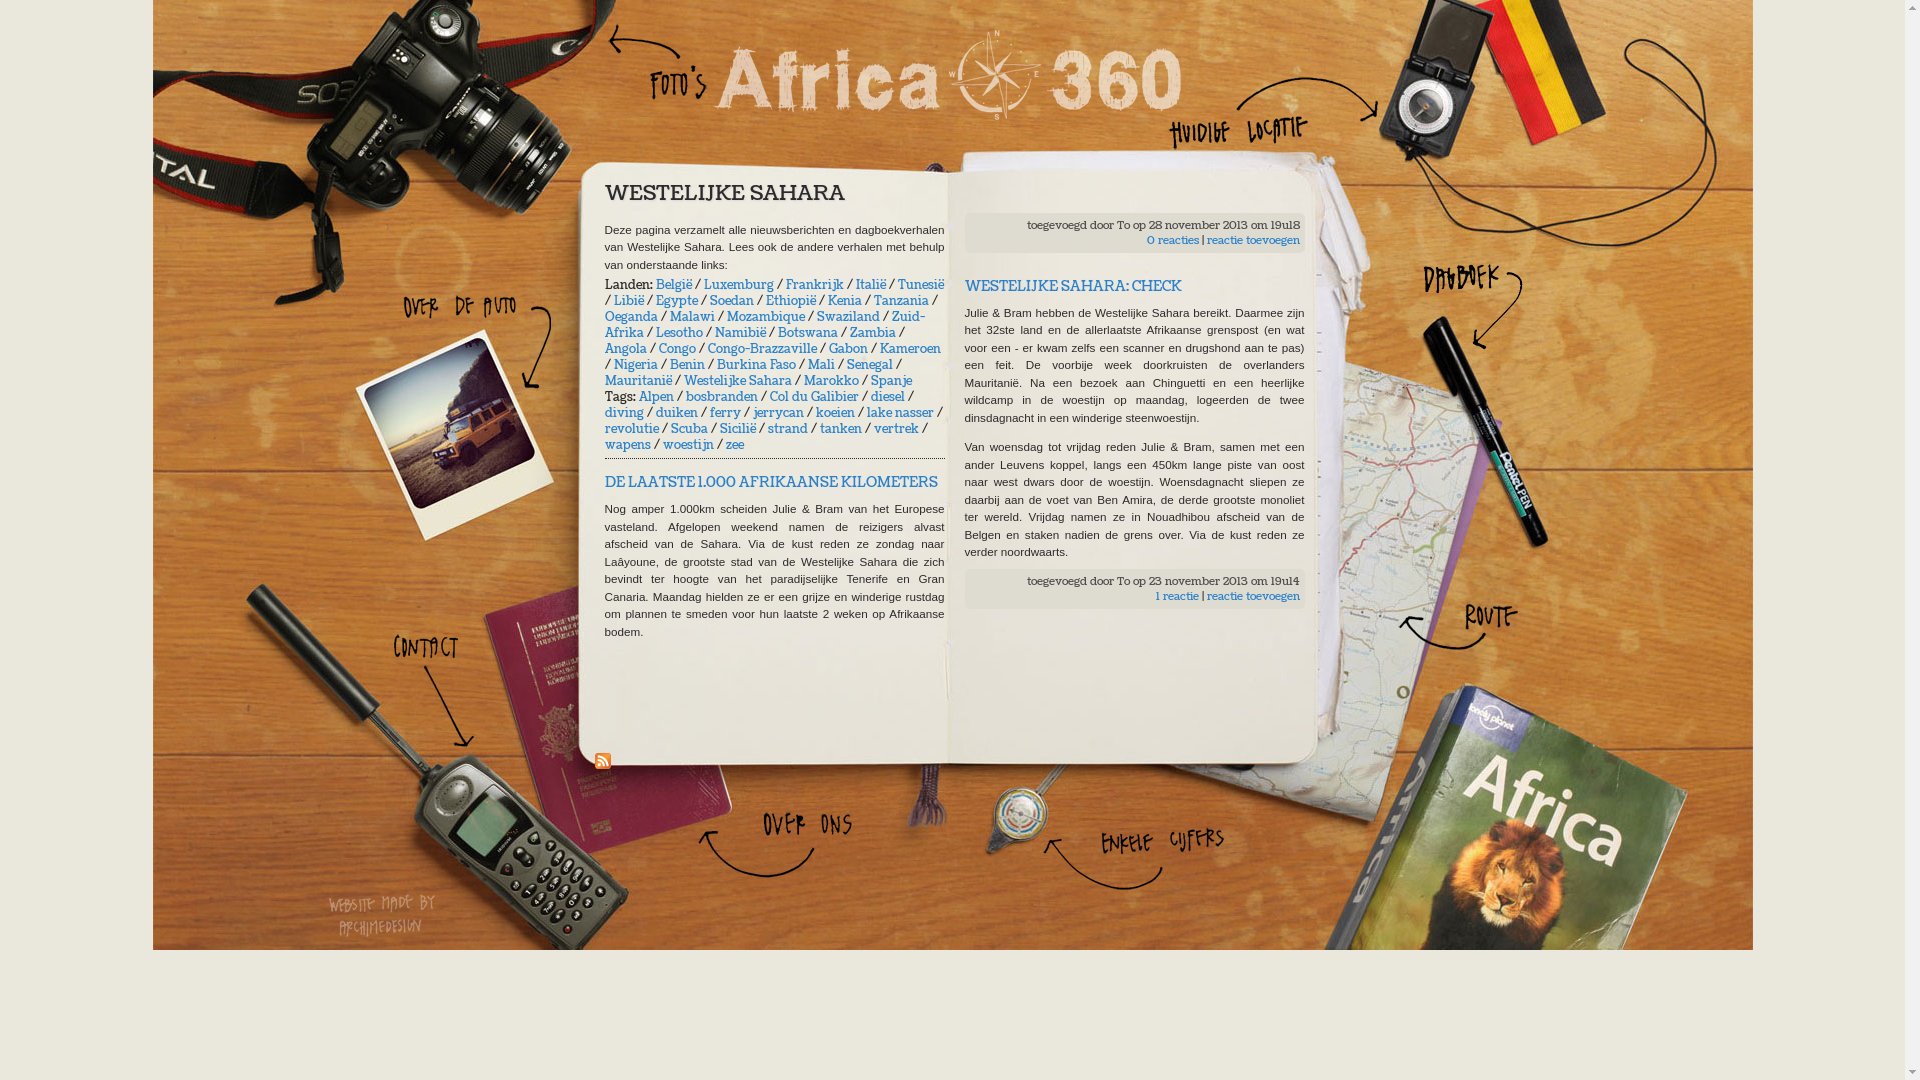 The image size is (1920, 1080). Describe the element at coordinates (115, 0) in the screenshot. I see `'Overslaan en naar de algemene inhoud gaan'` at that location.